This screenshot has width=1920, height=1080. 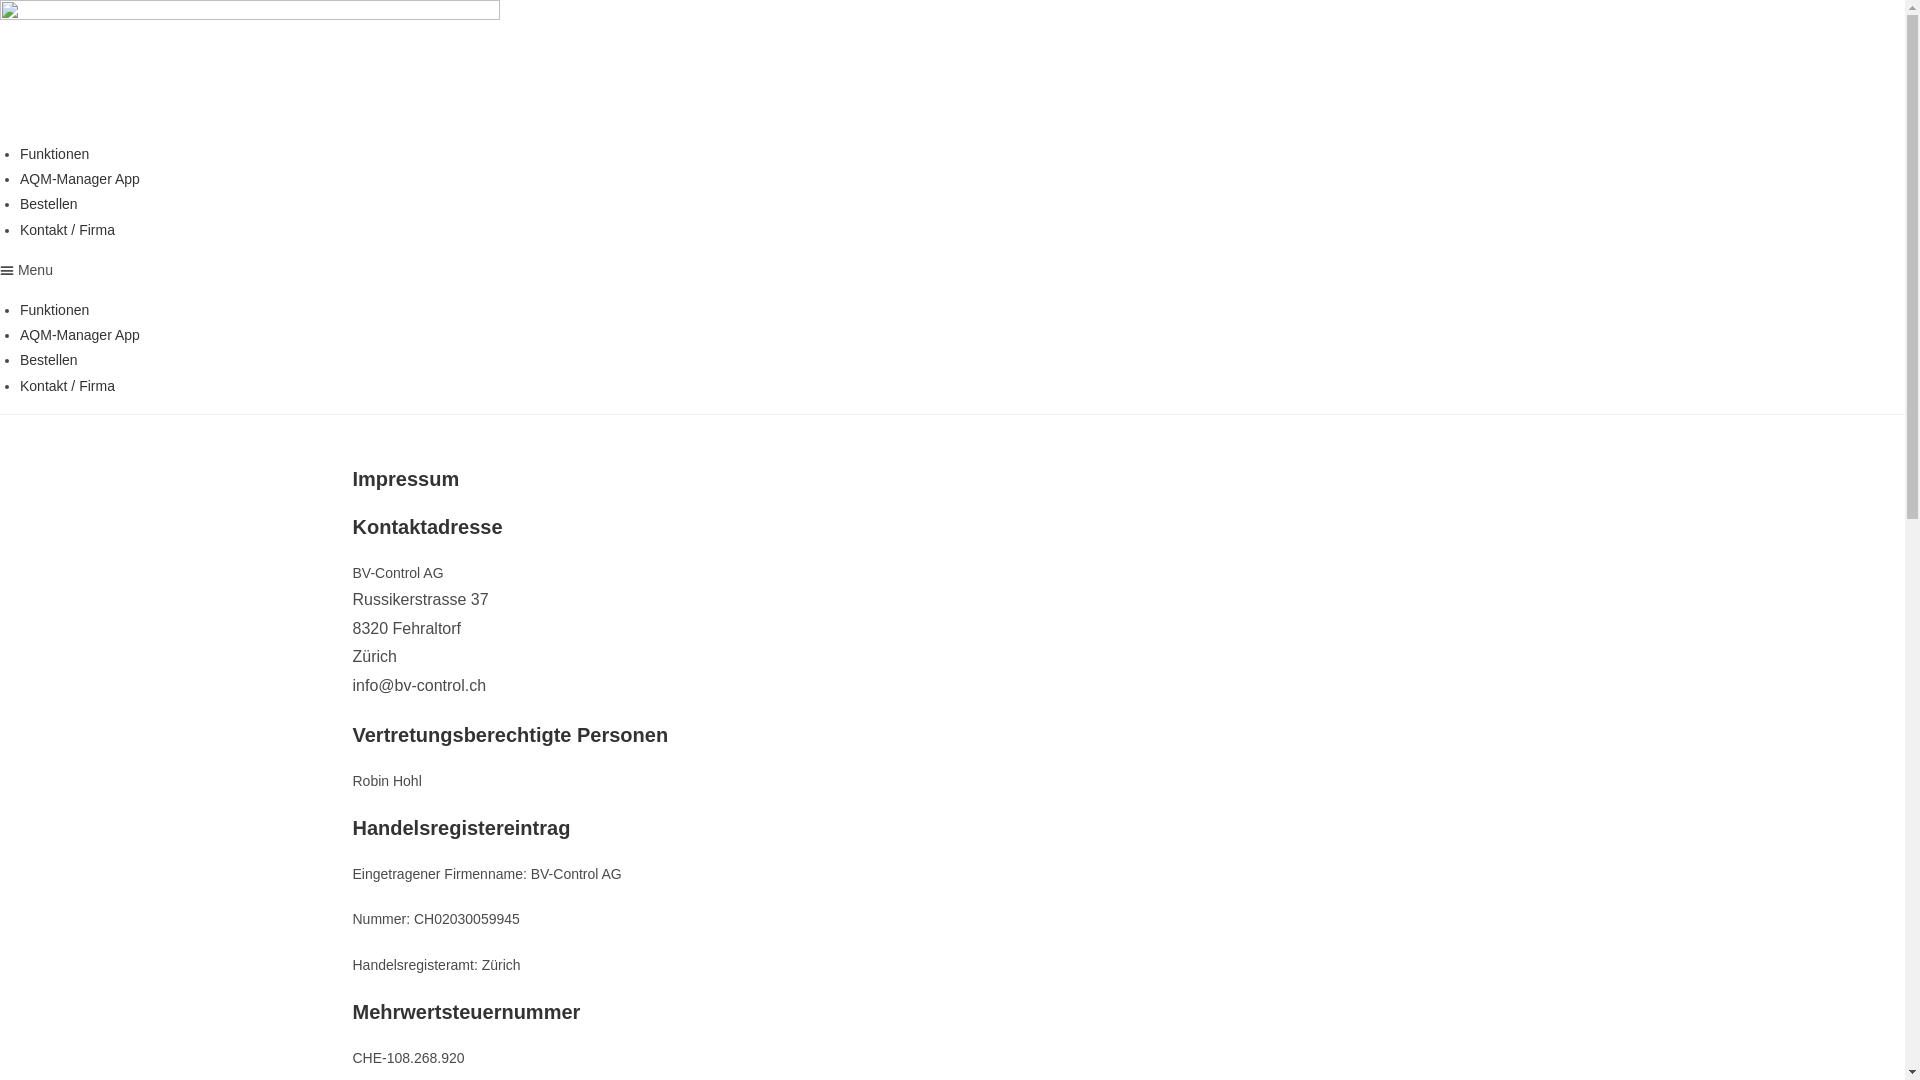 I want to click on 'Bestellen', so click(x=48, y=358).